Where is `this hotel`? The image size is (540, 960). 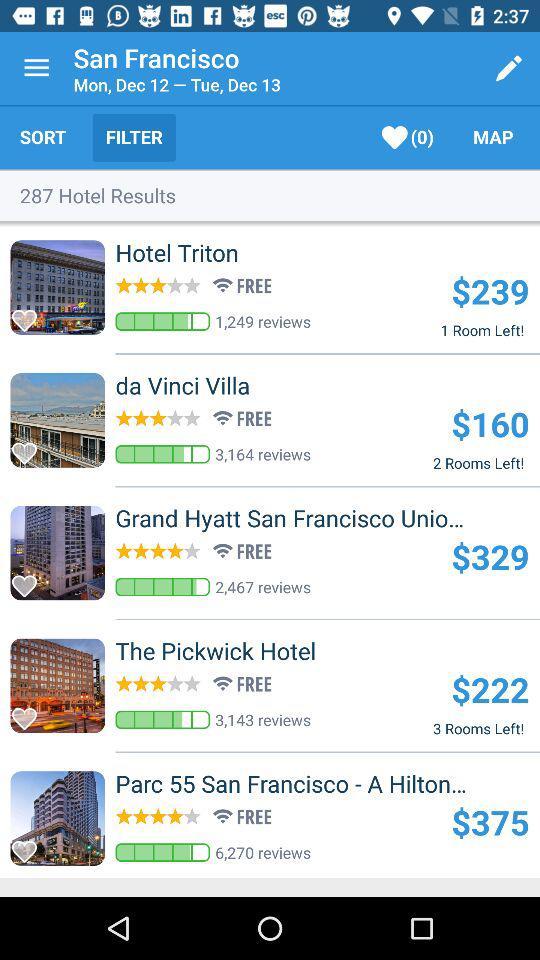
this hotel is located at coordinates (29, 580).